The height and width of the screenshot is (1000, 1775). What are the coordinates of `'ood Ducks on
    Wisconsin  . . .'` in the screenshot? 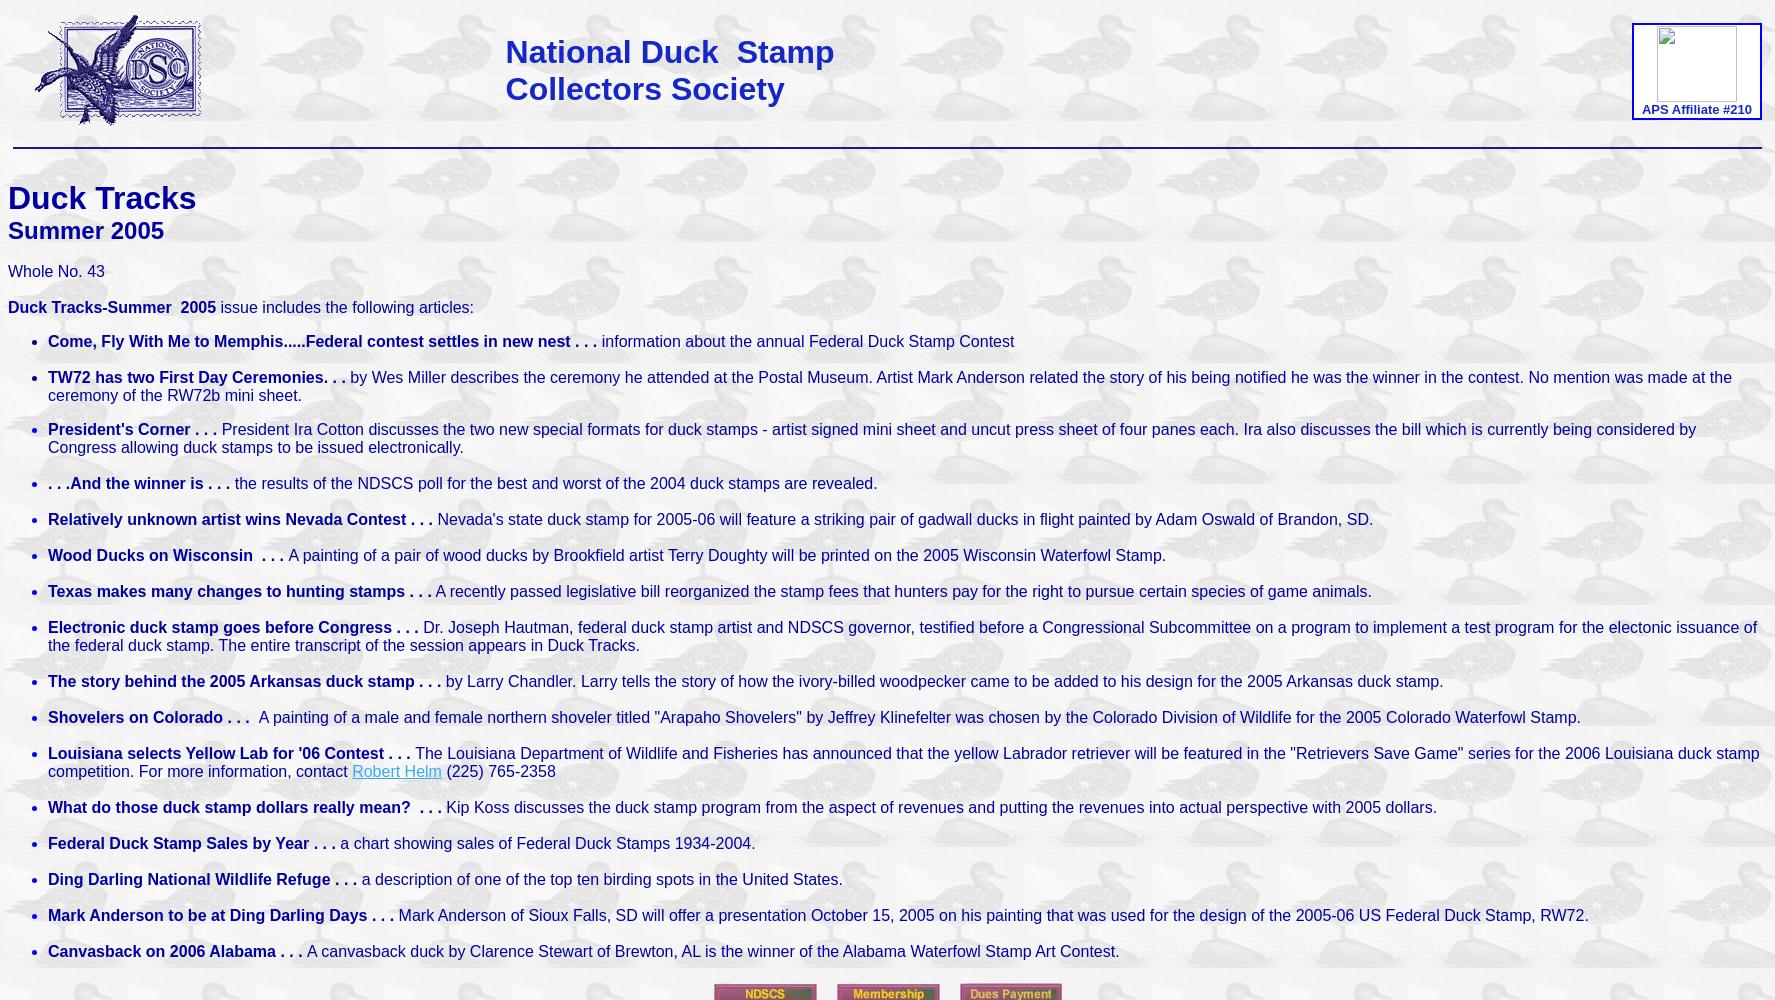 It's located at (60, 555).